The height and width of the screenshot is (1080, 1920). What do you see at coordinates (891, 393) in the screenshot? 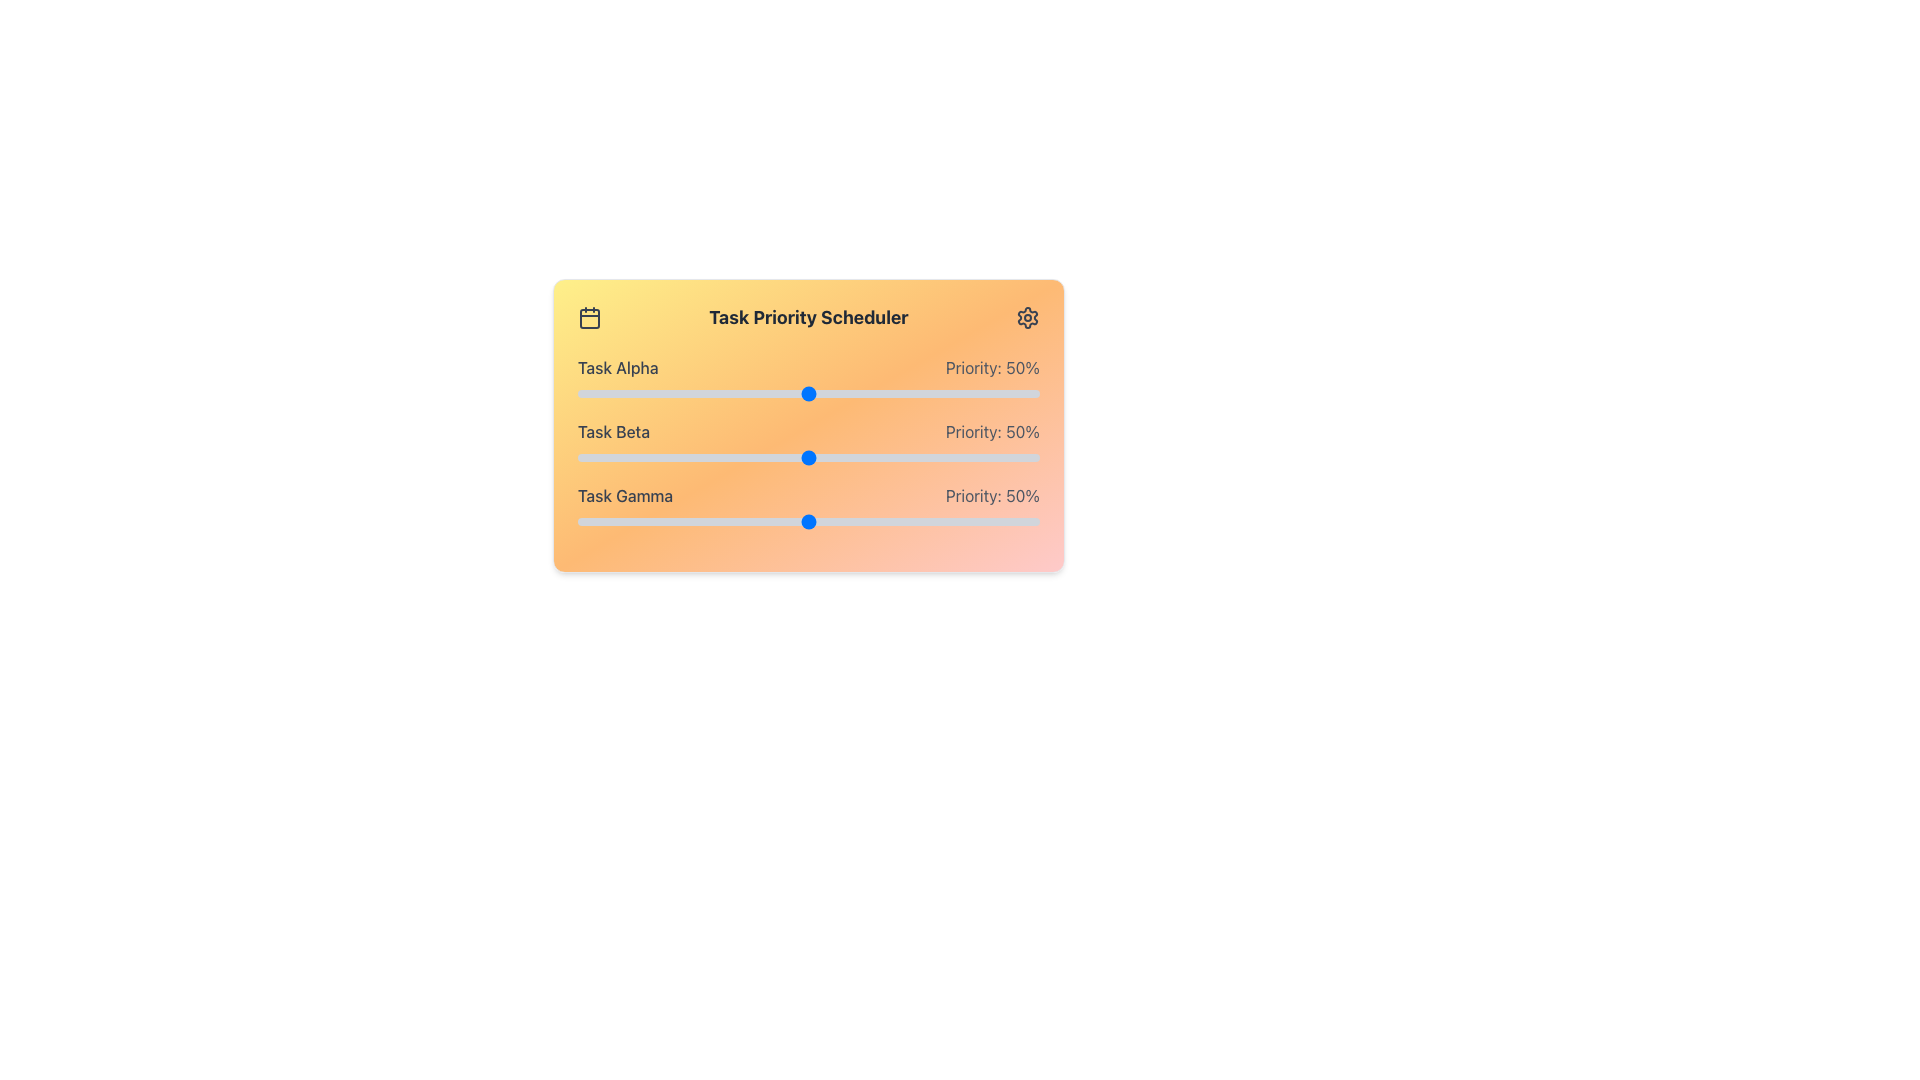
I see `task priority` at bounding box center [891, 393].